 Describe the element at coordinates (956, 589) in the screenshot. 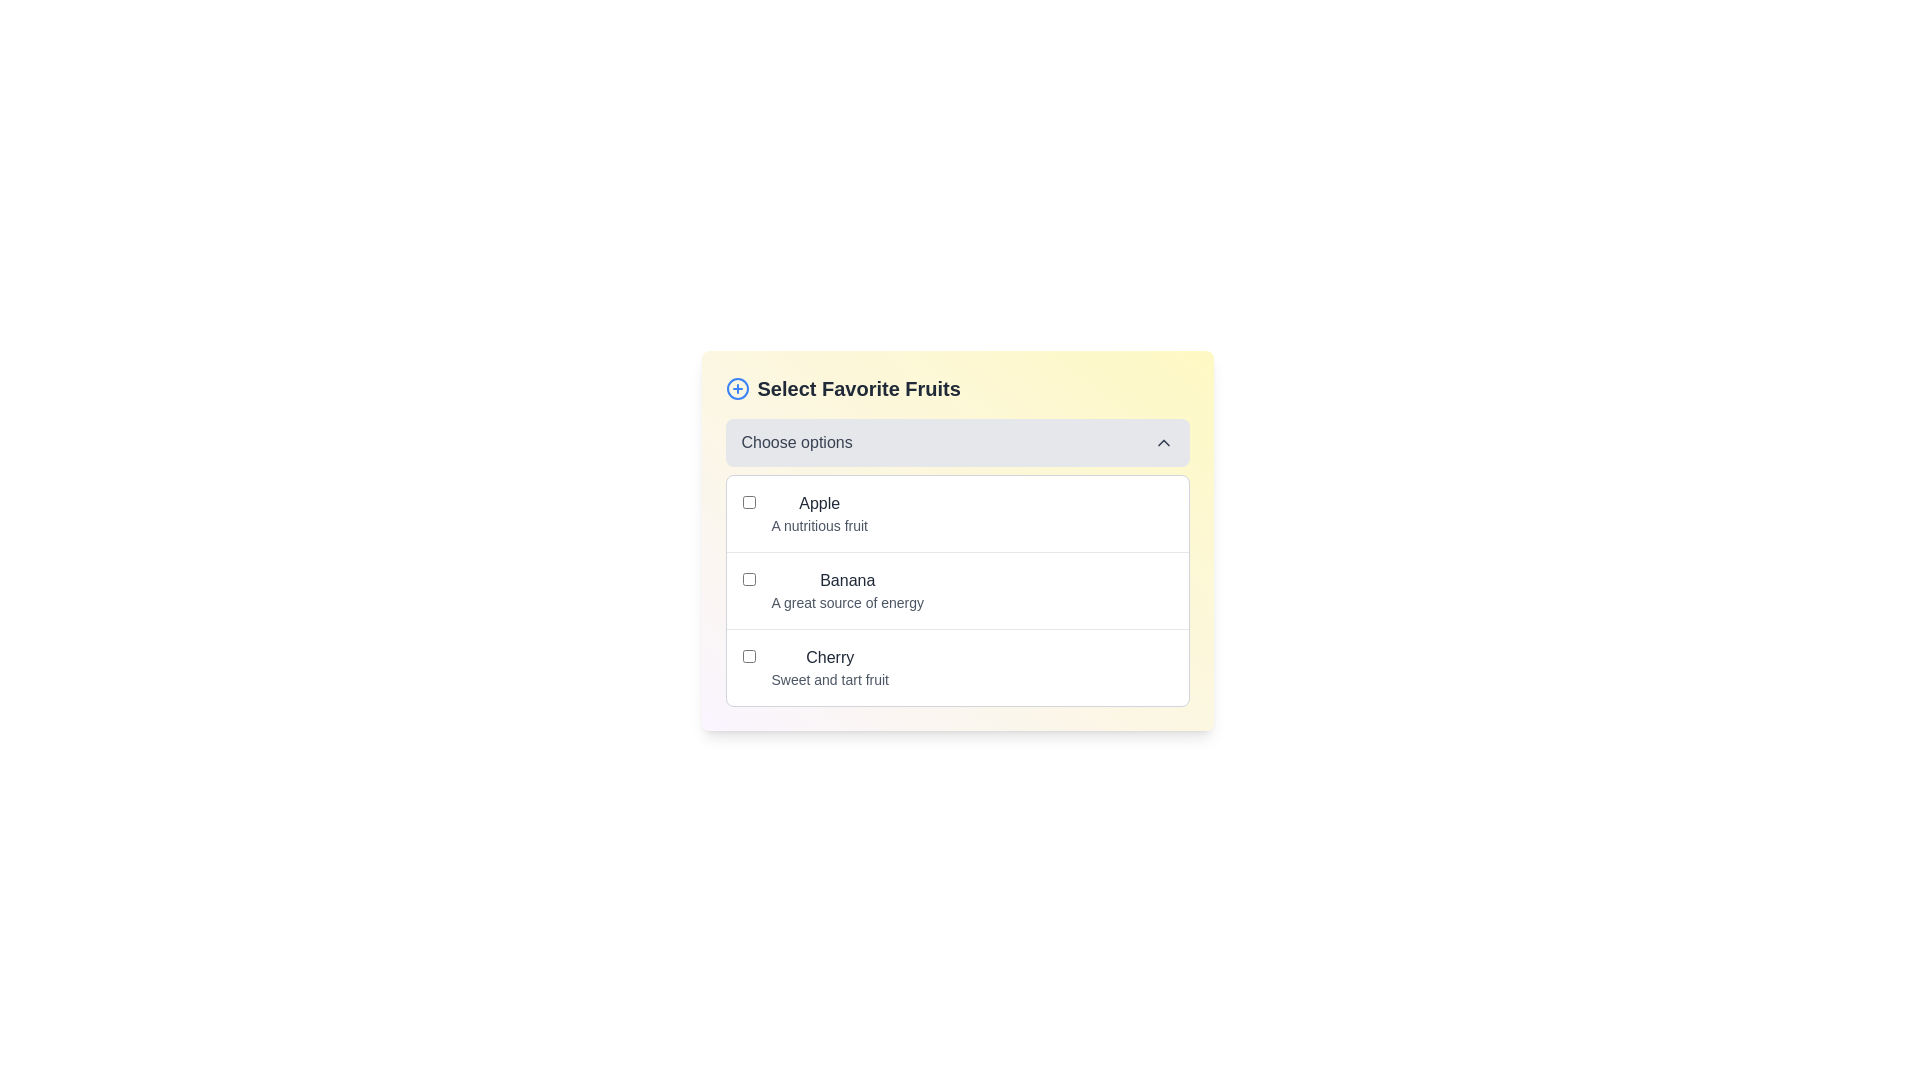

I see `the checkbox` at that location.